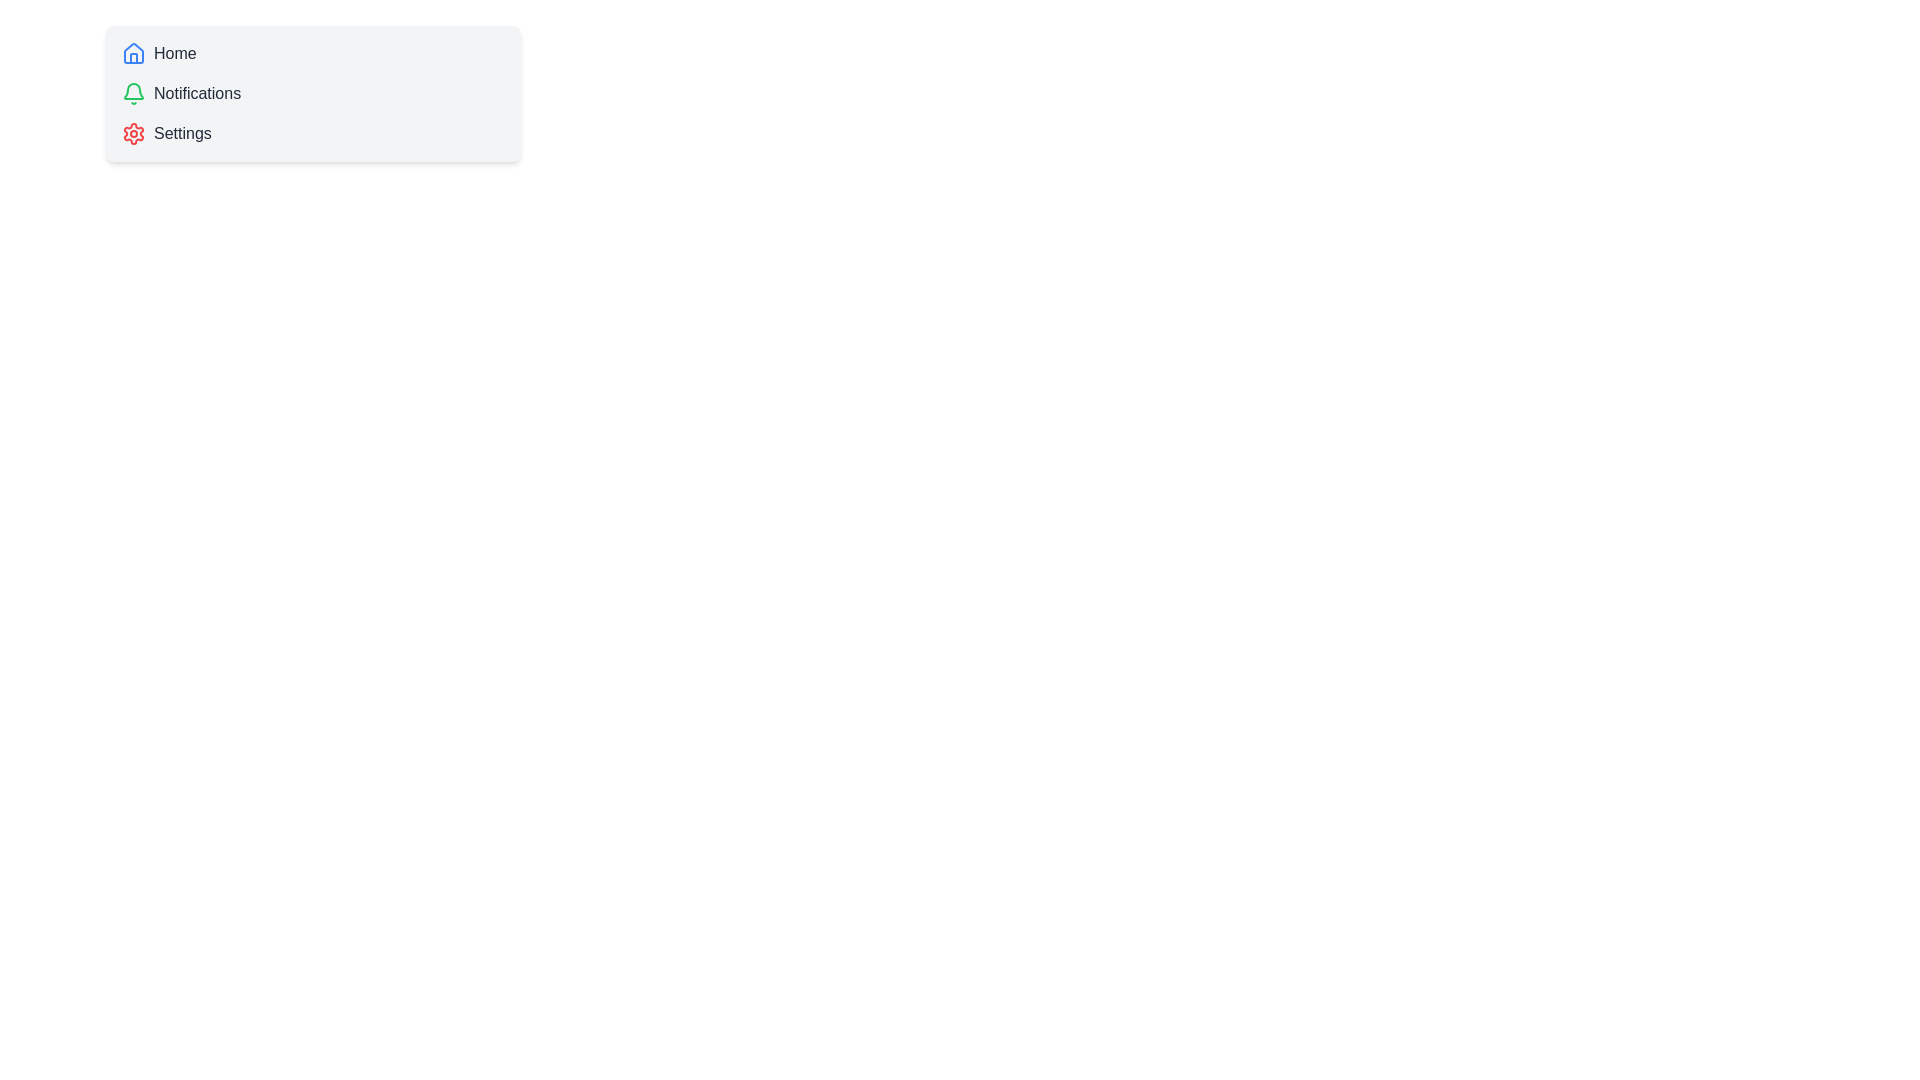 The width and height of the screenshot is (1920, 1080). Describe the element at coordinates (197, 93) in the screenshot. I see `the 'Notifications' static text label in the vertical navigation menu, which is styled in gray font and positioned below the 'Home' item` at that location.